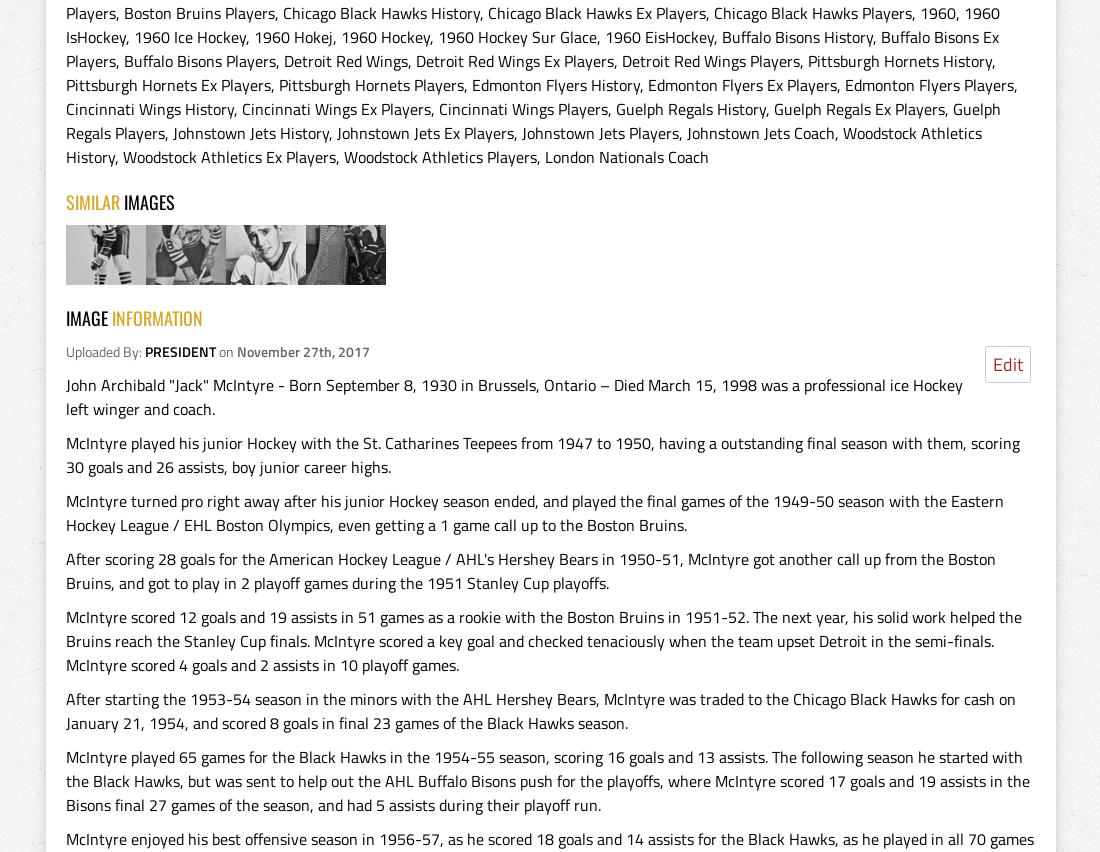 Image resolution: width=1100 pixels, height=852 pixels. I want to click on 'Uploaded By:', so click(105, 351).